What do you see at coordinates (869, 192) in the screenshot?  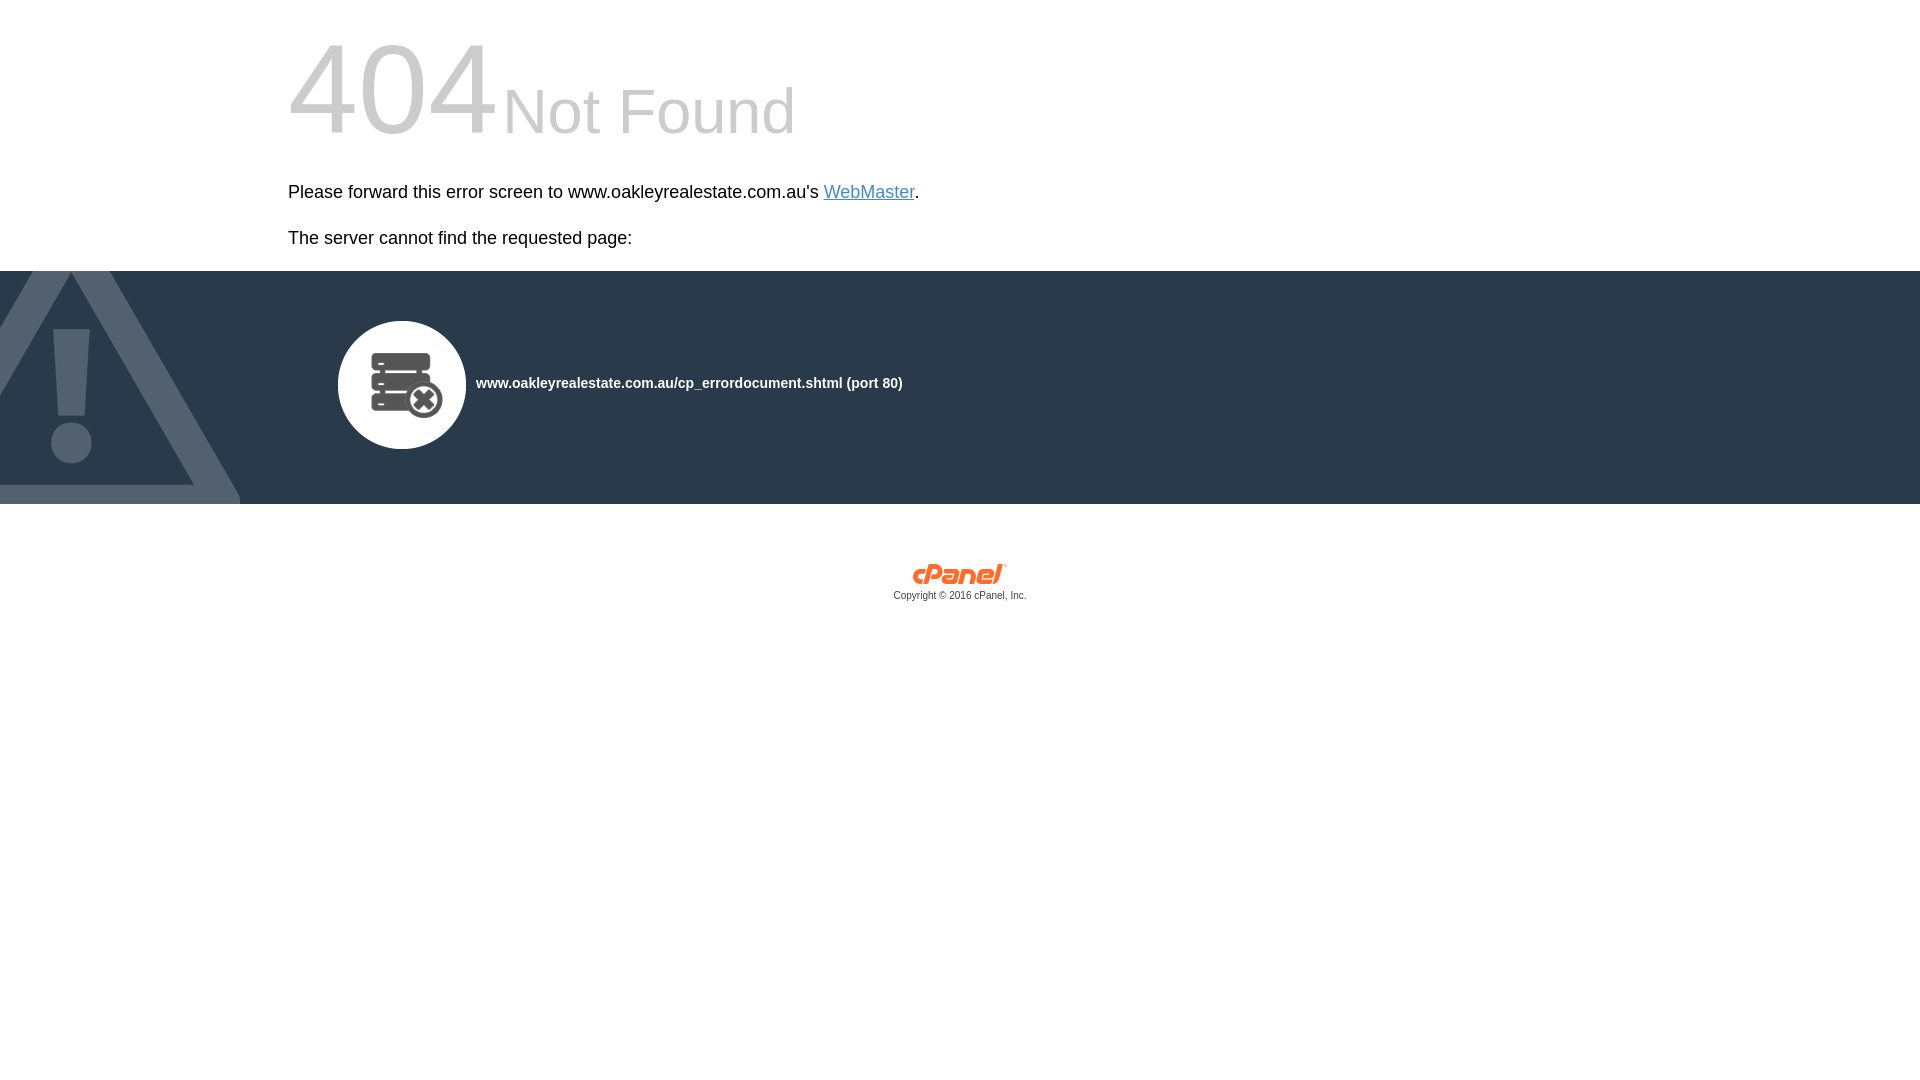 I see `'WebMaster'` at bounding box center [869, 192].